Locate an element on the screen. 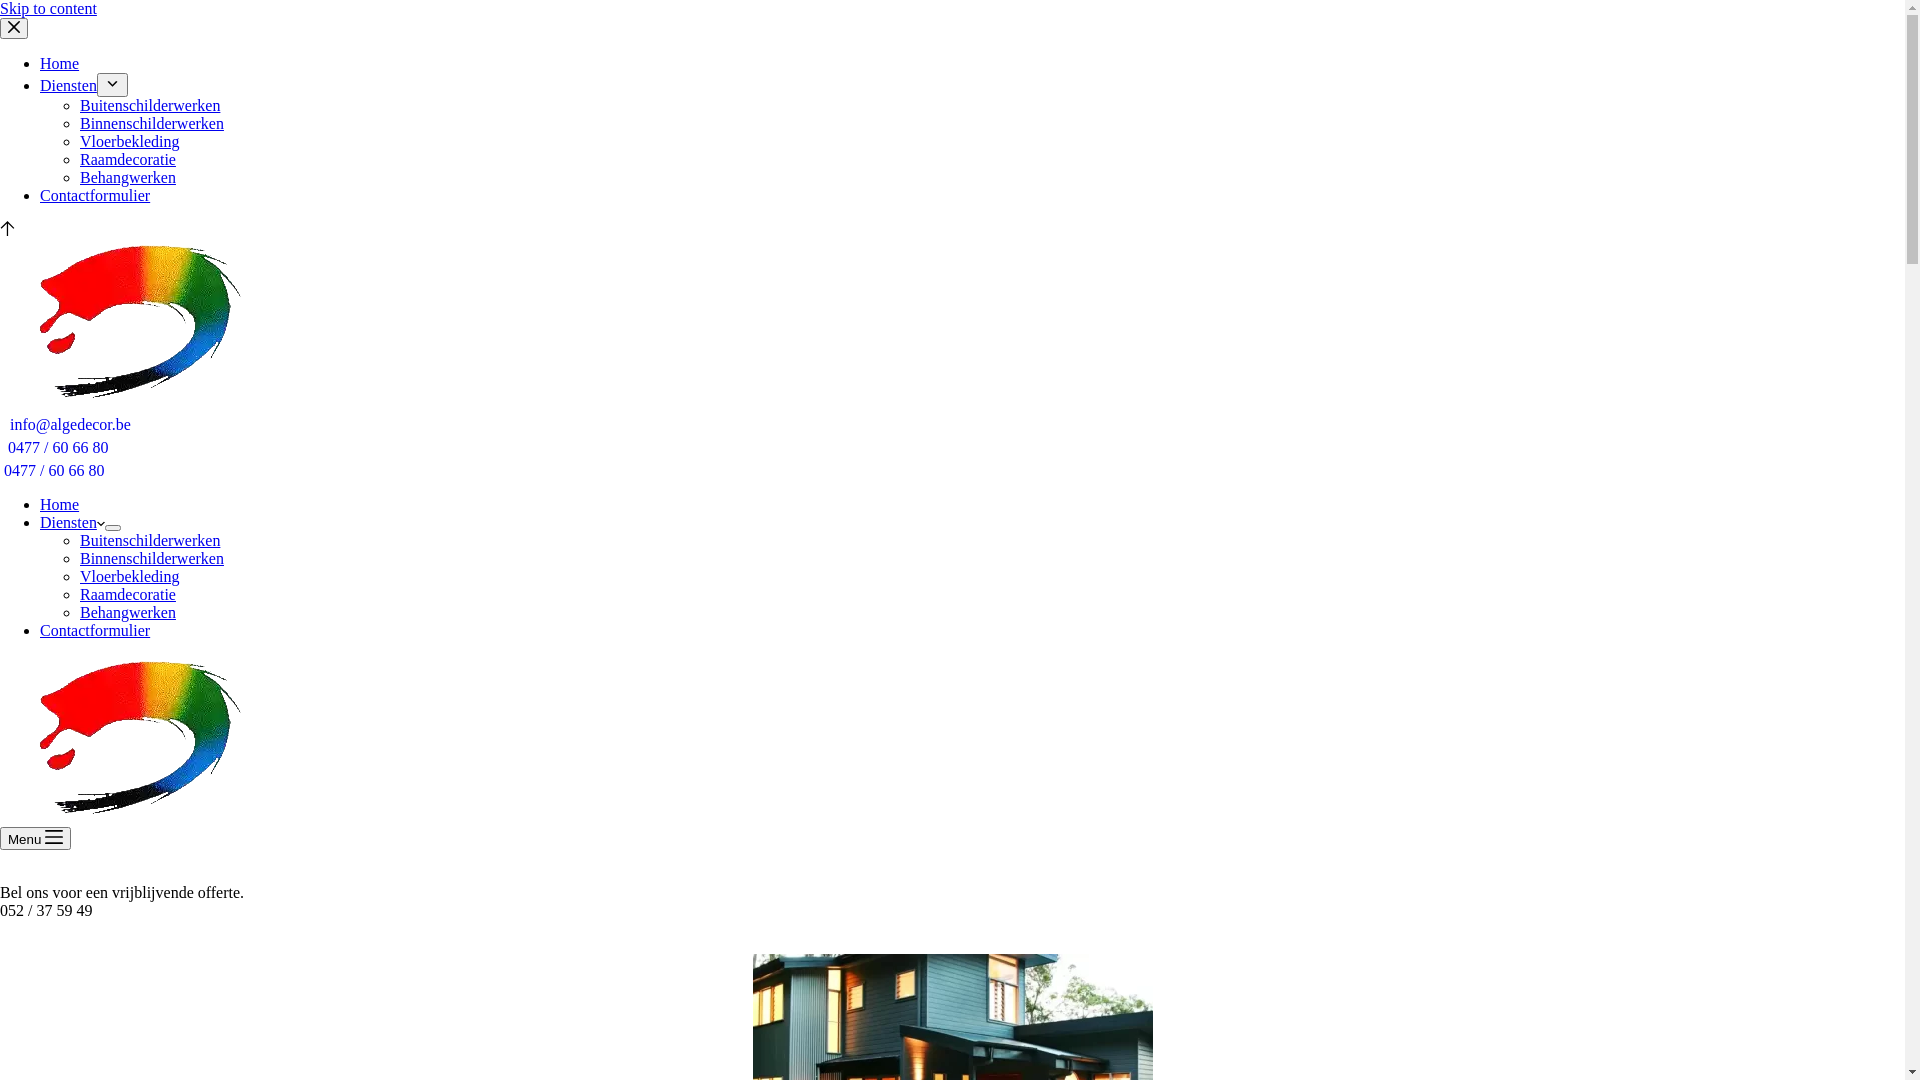 Image resolution: width=1920 pixels, height=1080 pixels. 'Buitenschilderwerken' is located at coordinates (148, 105).